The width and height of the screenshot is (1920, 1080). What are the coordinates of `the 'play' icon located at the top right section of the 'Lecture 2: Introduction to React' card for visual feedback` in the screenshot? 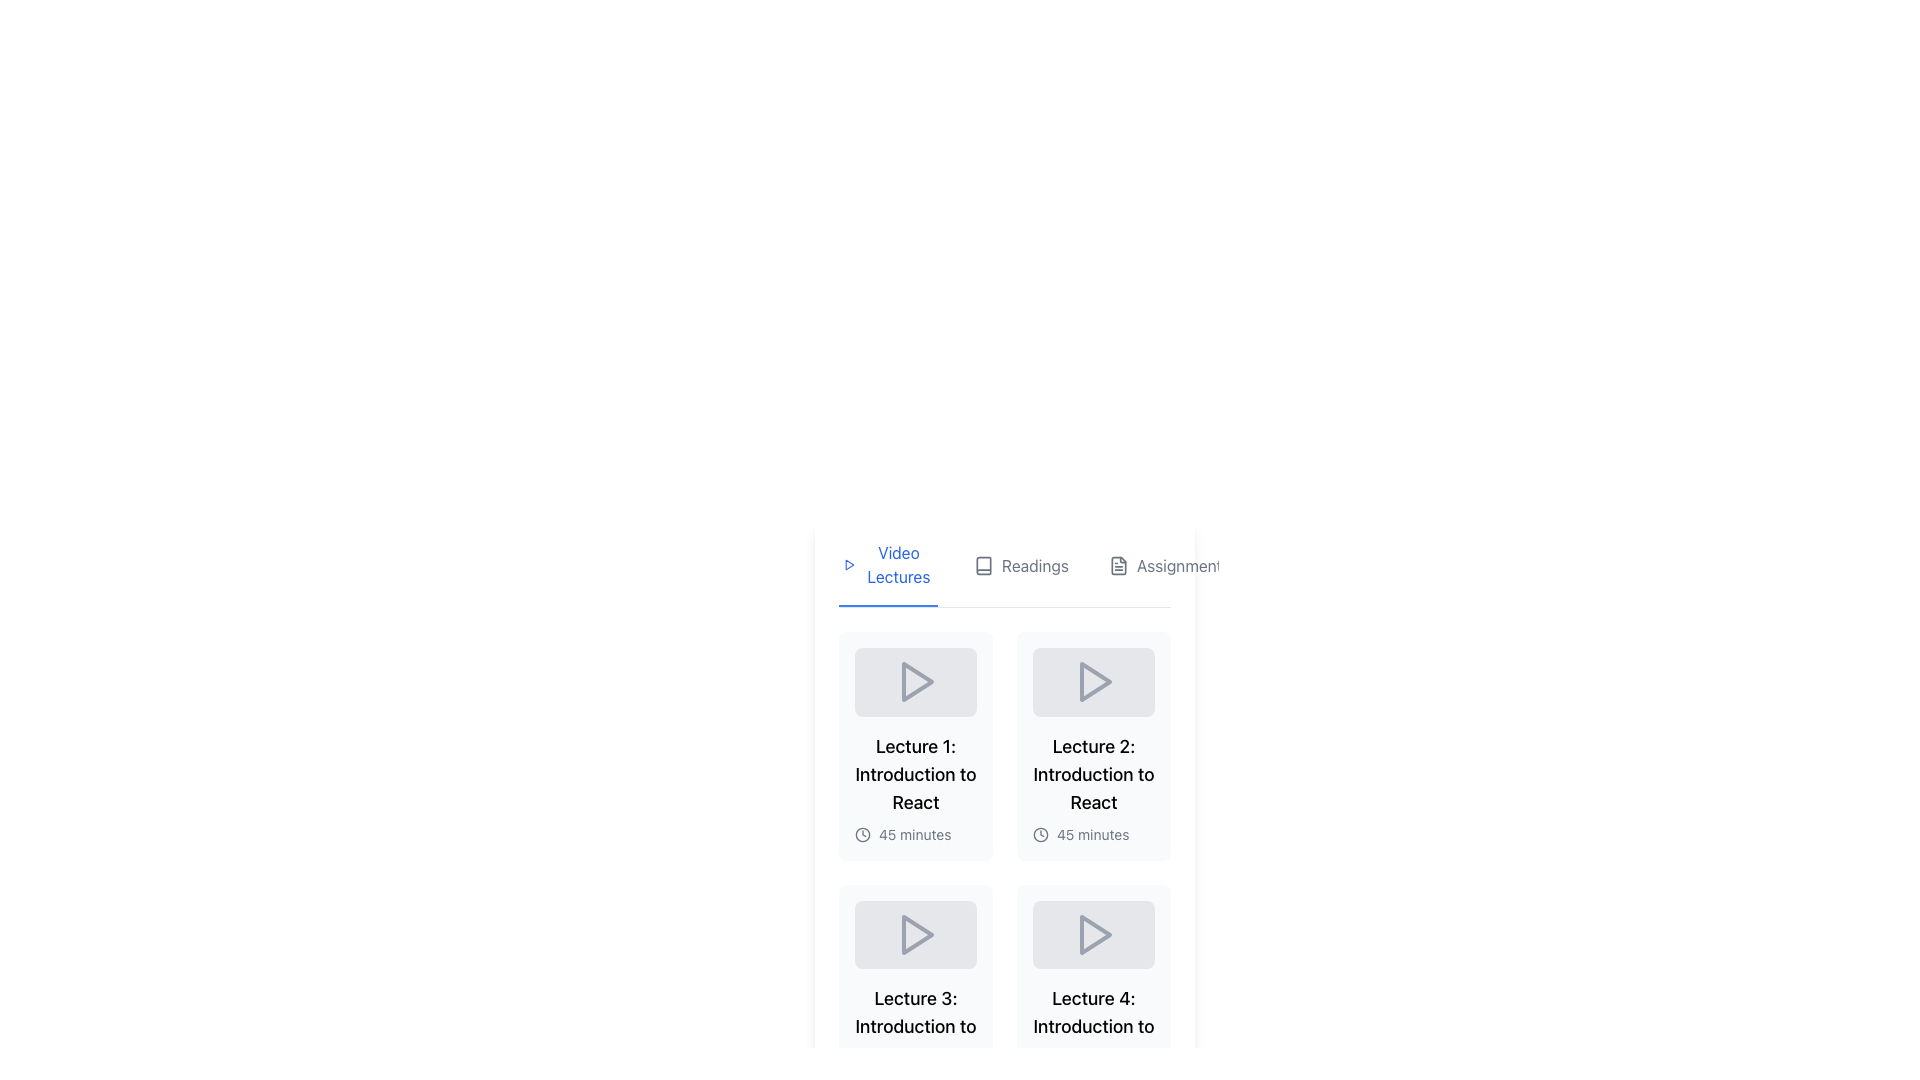 It's located at (1094, 681).